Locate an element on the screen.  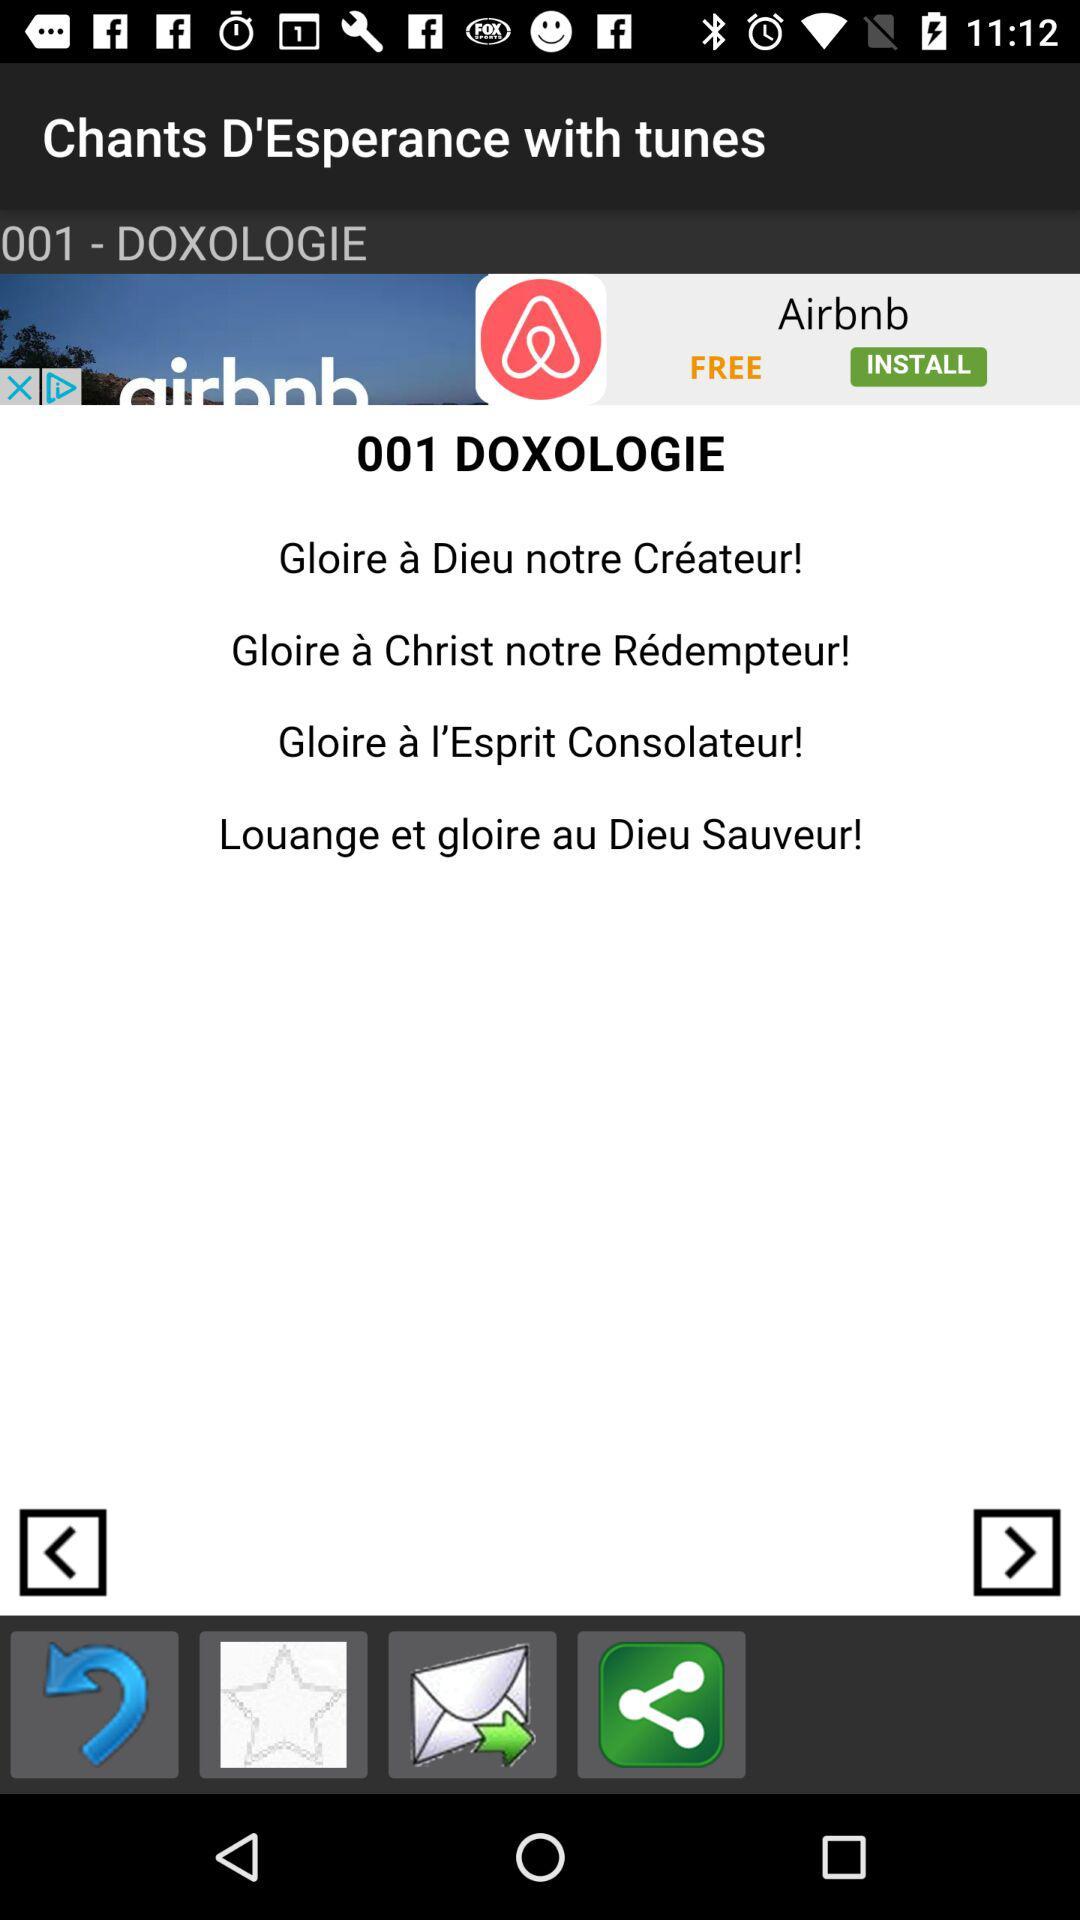
follow is located at coordinates (1017, 1551).